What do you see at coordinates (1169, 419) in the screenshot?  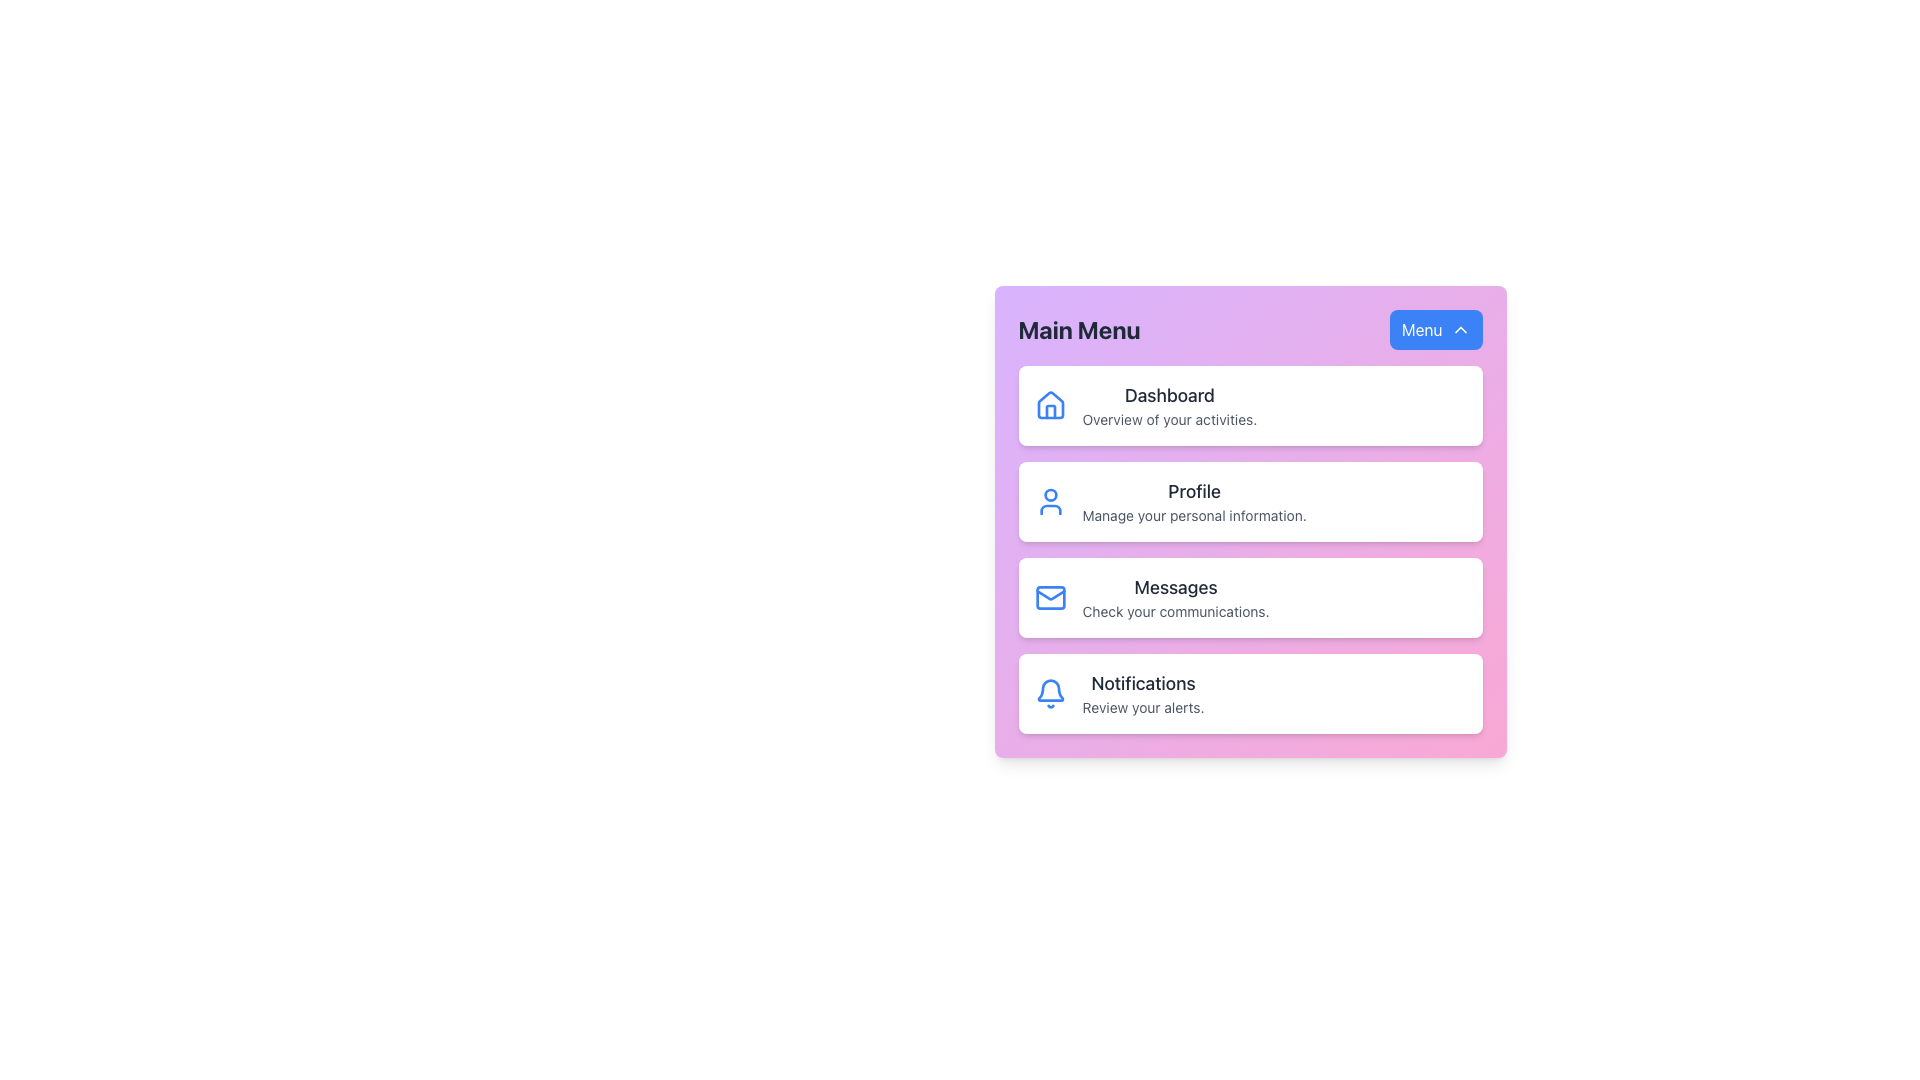 I see `the informational text snippet reading 'Overview of your activities' that is styled in gray and located directly below the 'Dashboard' heading in the topmost menu item of the vertically stacked menu list` at bounding box center [1169, 419].